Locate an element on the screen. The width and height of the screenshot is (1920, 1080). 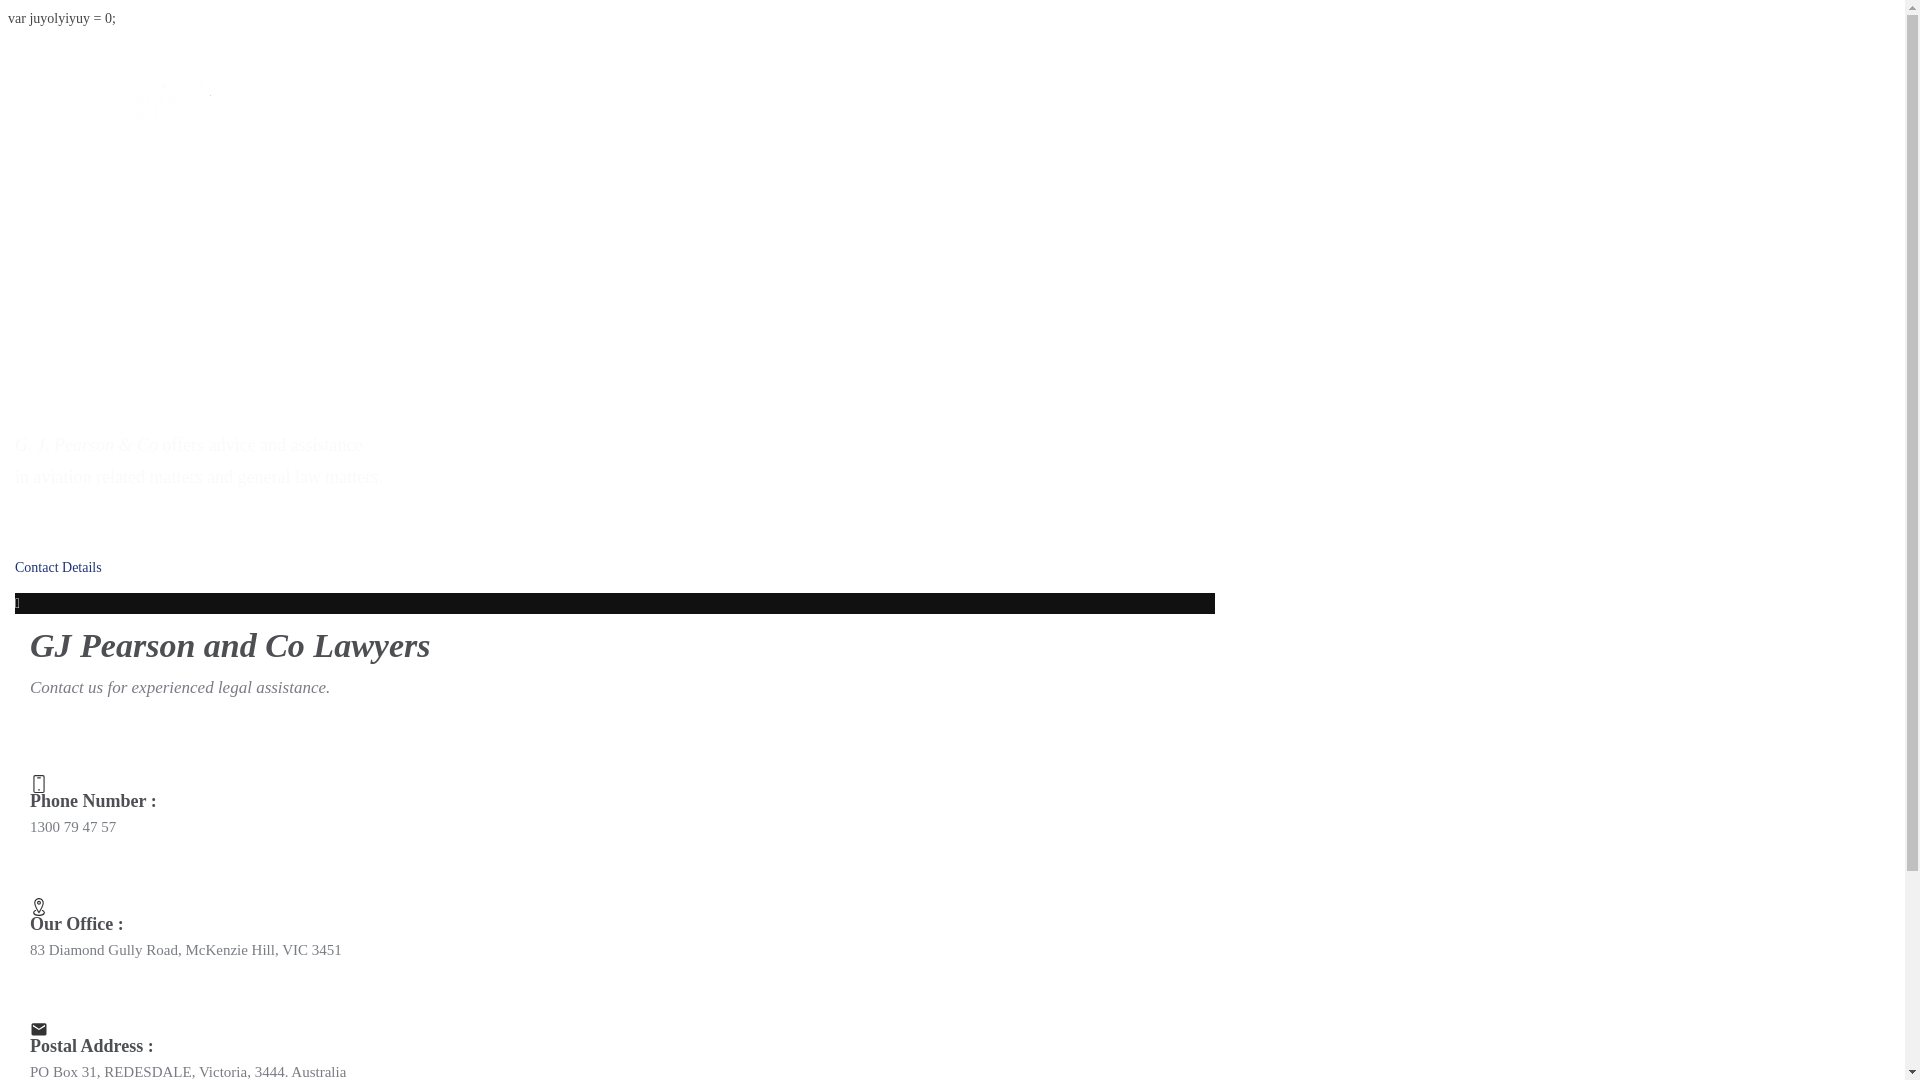
'Contact Details' is located at coordinates (138, 567).